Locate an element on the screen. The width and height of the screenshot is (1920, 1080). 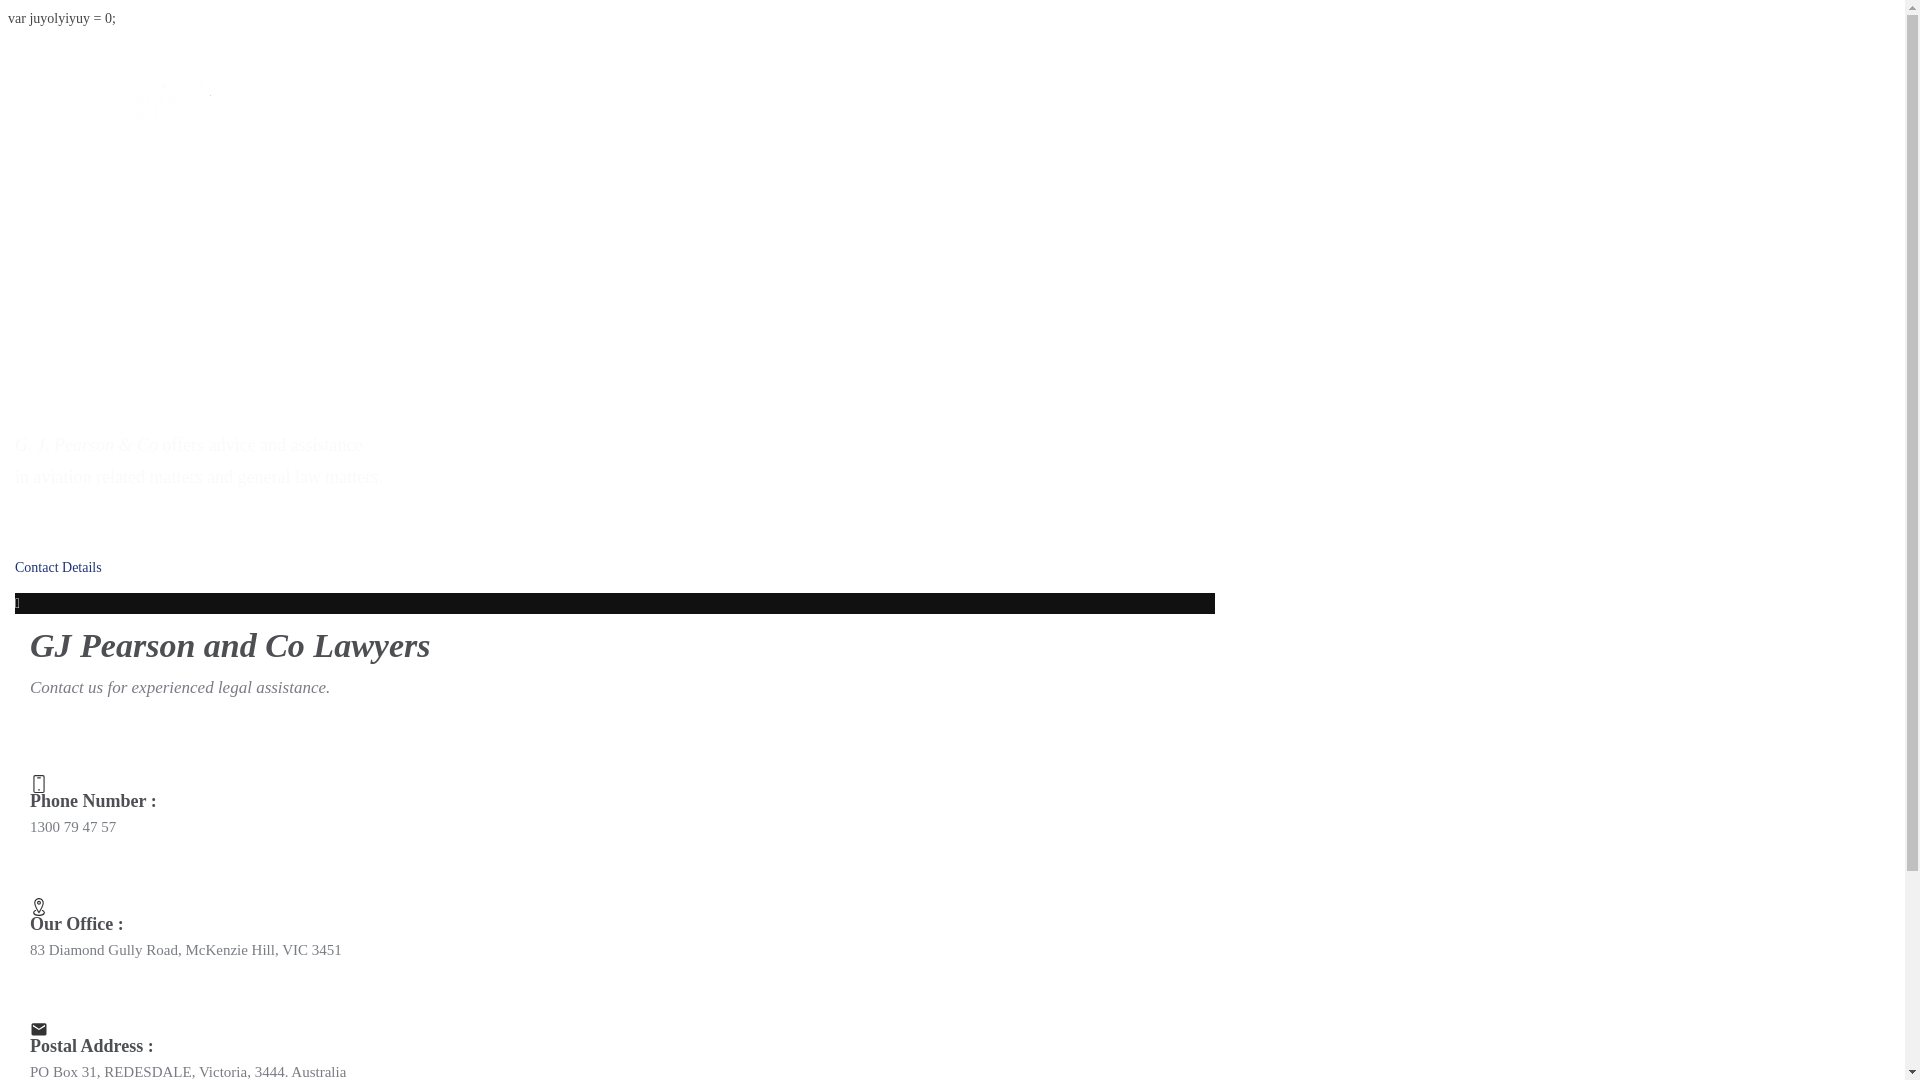
'Contact Details' is located at coordinates (138, 567).